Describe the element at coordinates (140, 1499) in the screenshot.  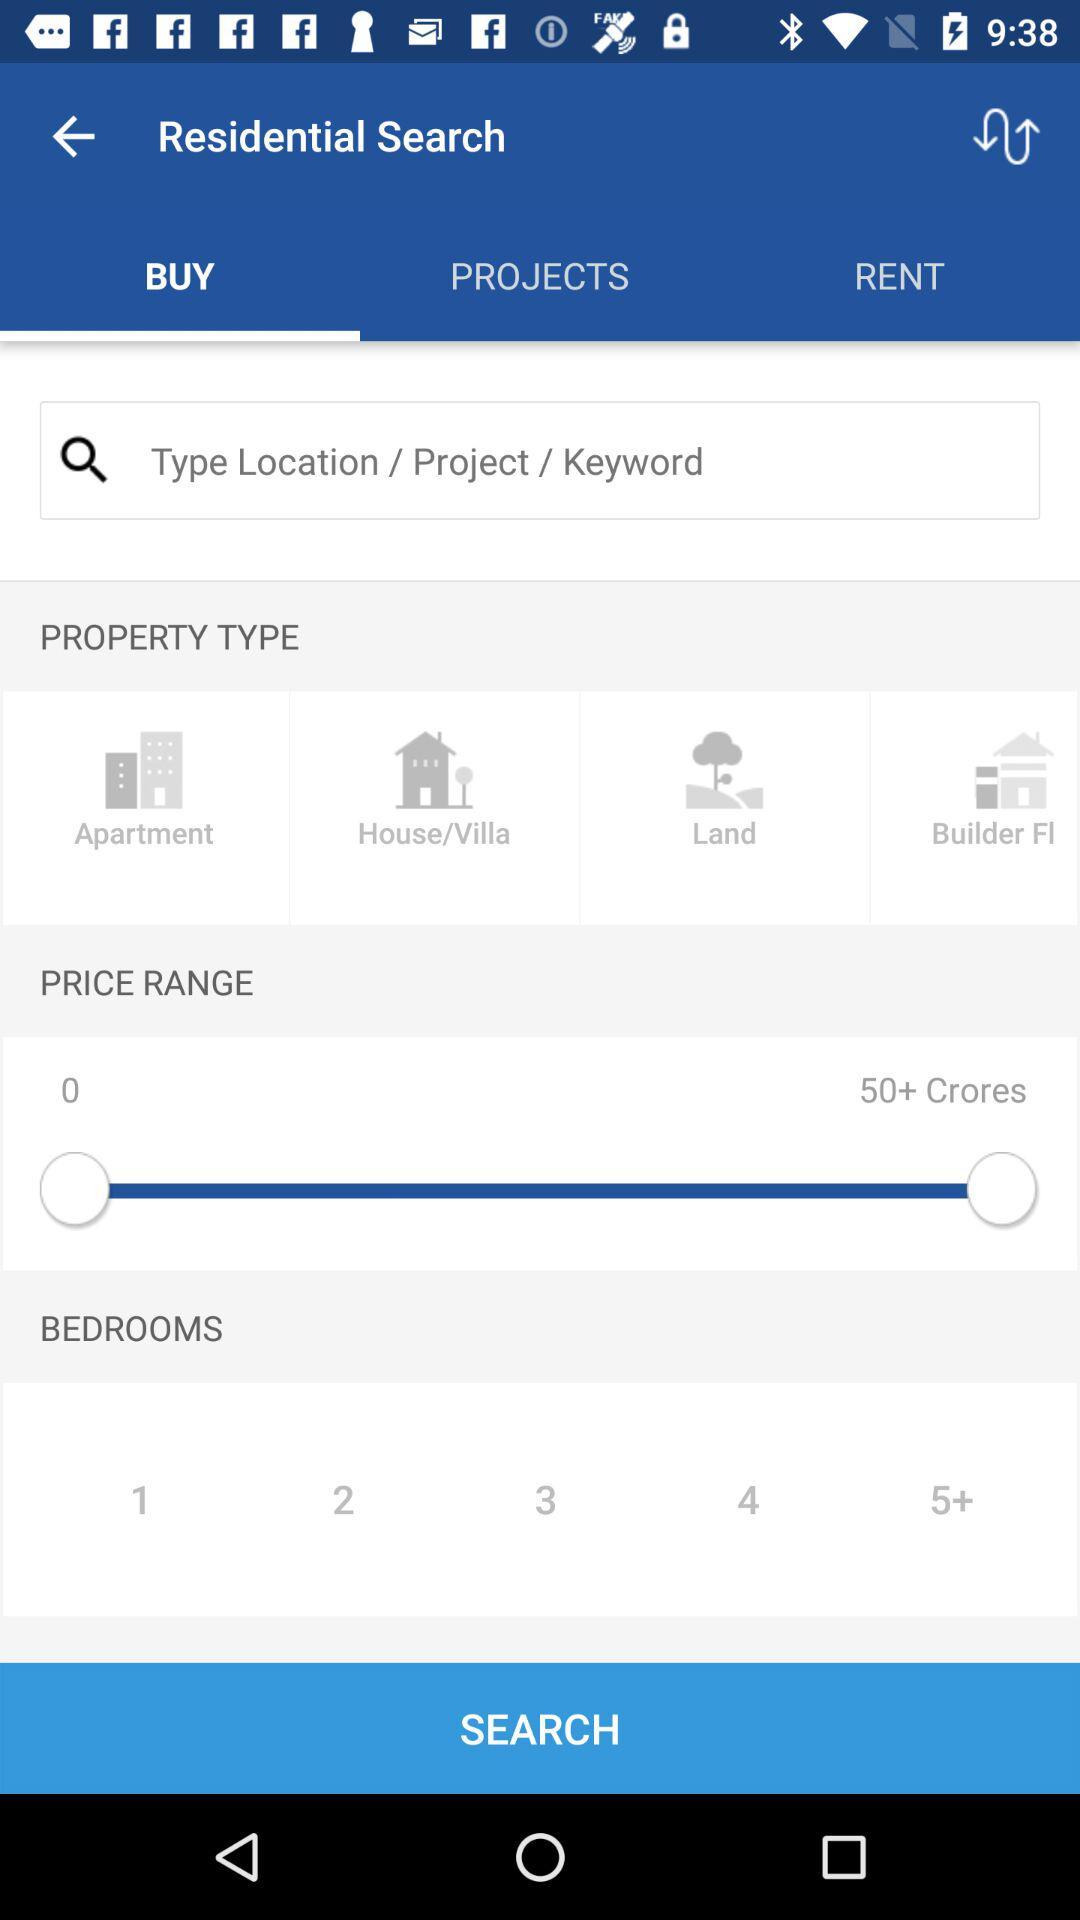
I see `the 1` at that location.